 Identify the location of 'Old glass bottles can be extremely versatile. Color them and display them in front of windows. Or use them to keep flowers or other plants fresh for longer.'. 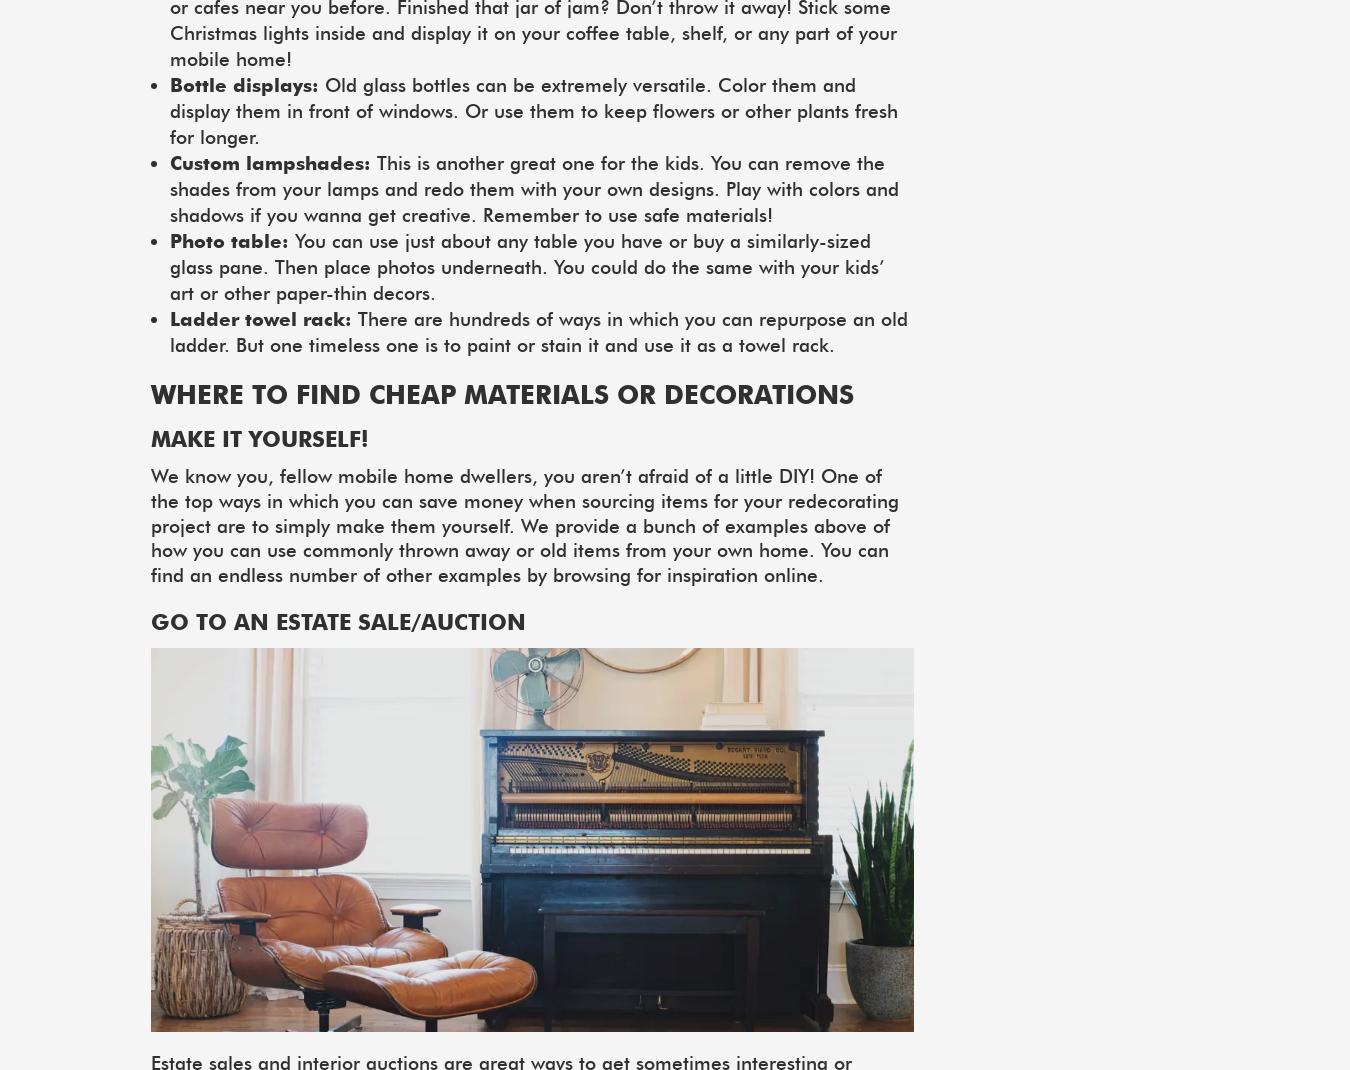
(169, 110).